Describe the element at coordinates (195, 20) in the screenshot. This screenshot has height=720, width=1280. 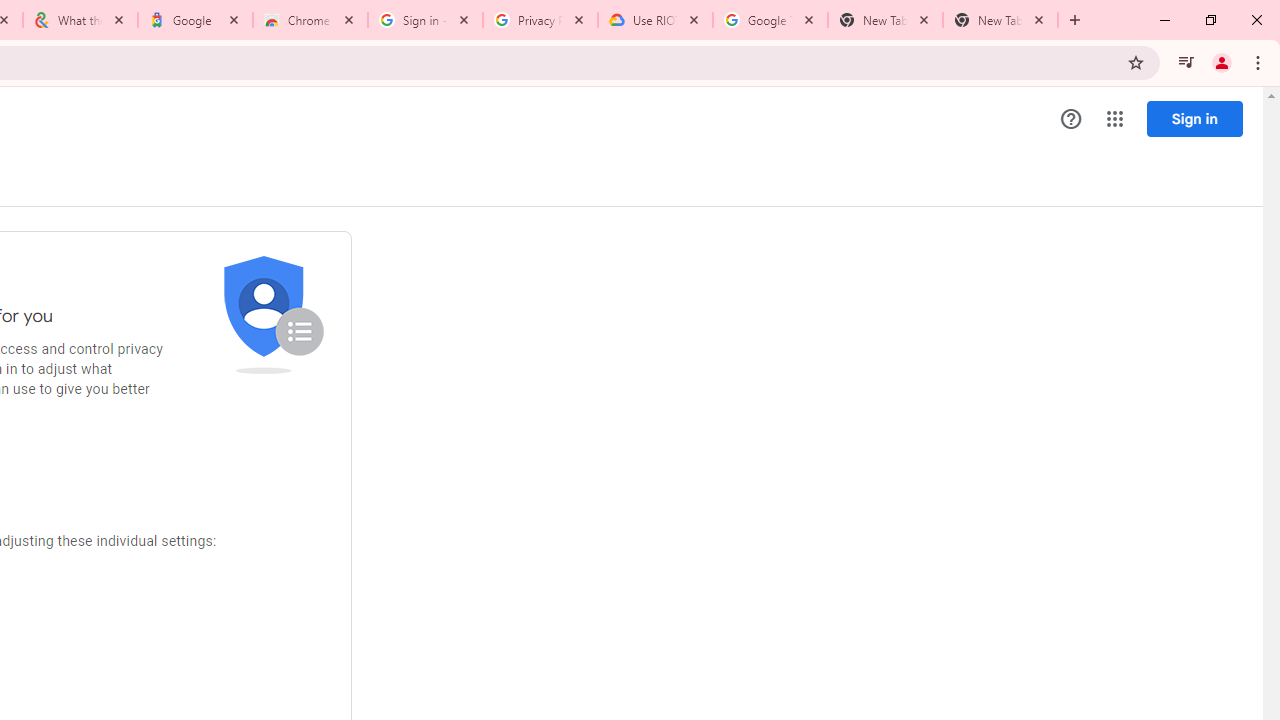
I see `'Google'` at that location.